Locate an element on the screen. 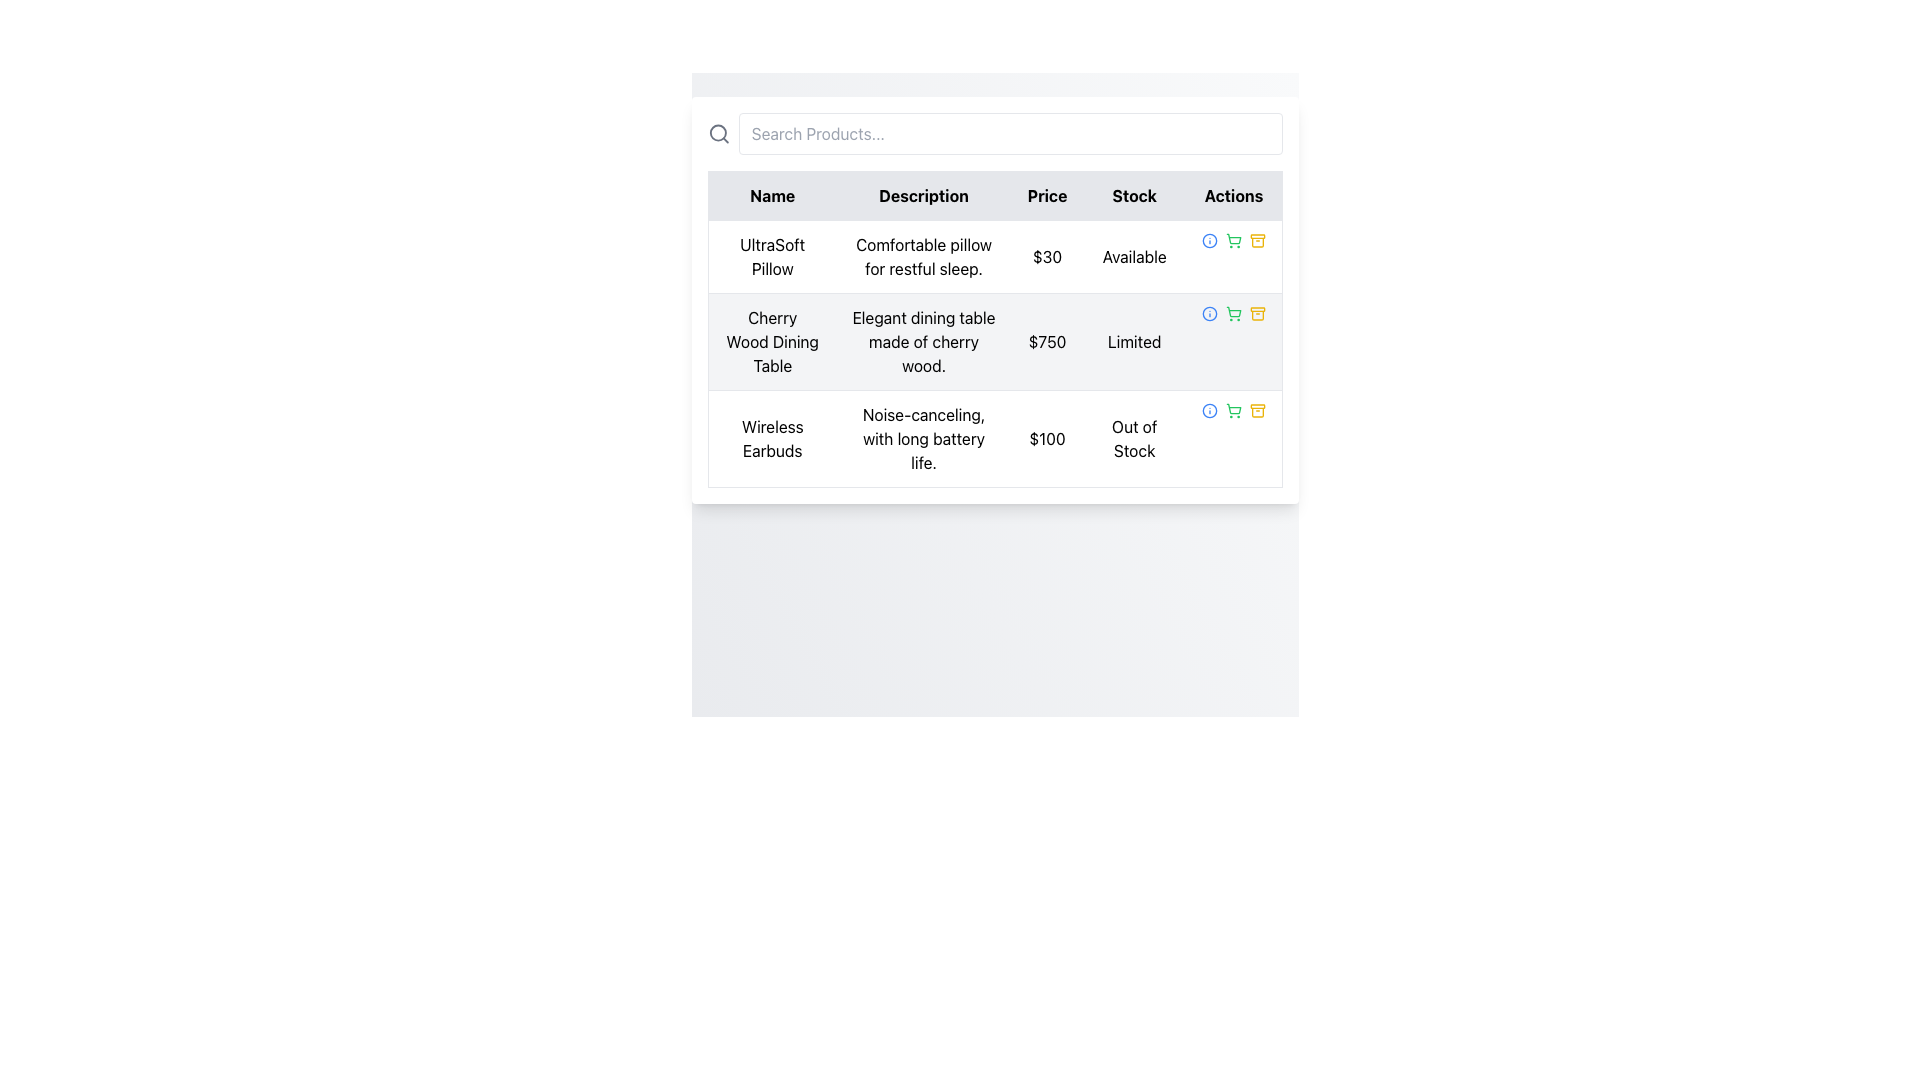 The width and height of the screenshot is (1920, 1080). the Icon button in the 'Actions' column of the second row for the 'Cherry Wood Dining Table' is located at coordinates (1256, 315).